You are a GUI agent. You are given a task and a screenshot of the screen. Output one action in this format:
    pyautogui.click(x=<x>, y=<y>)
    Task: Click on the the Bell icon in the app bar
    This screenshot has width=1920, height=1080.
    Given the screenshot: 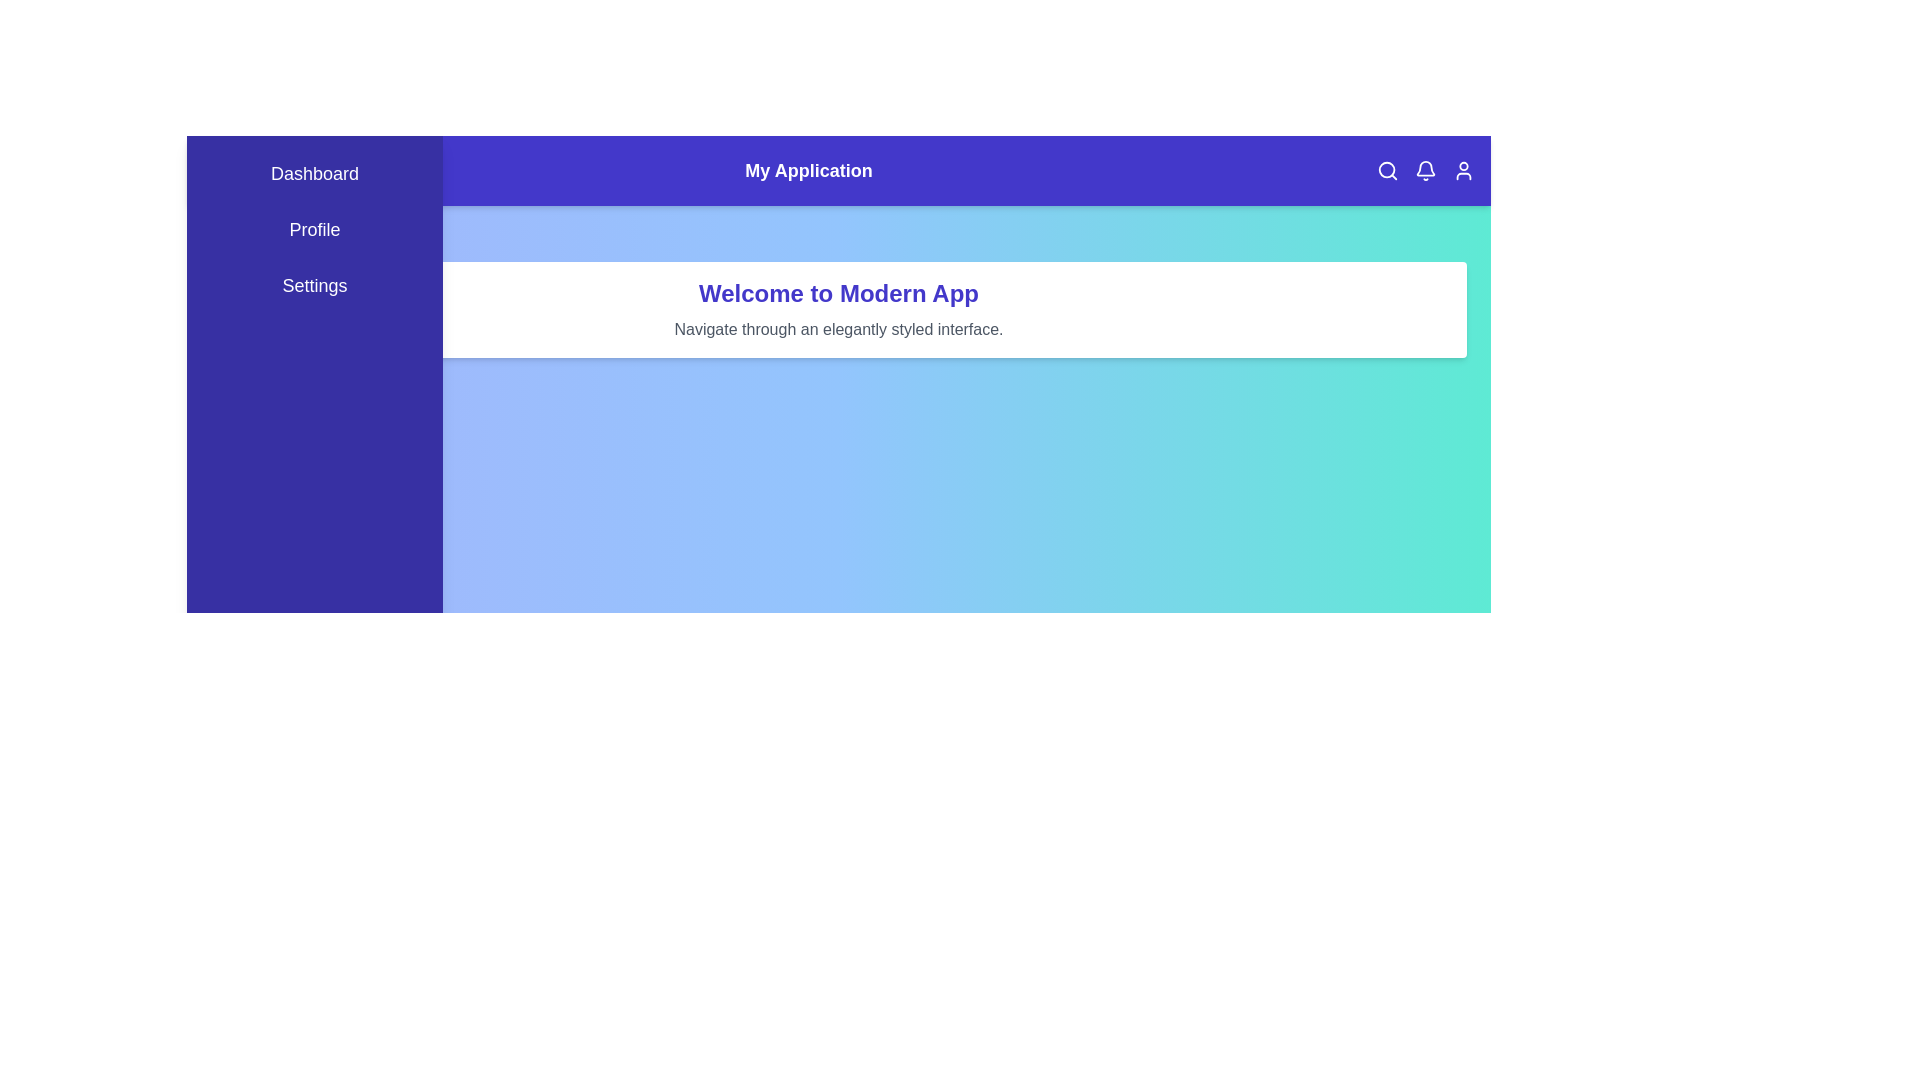 What is the action you would take?
    pyautogui.click(x=1424, y=169)
    